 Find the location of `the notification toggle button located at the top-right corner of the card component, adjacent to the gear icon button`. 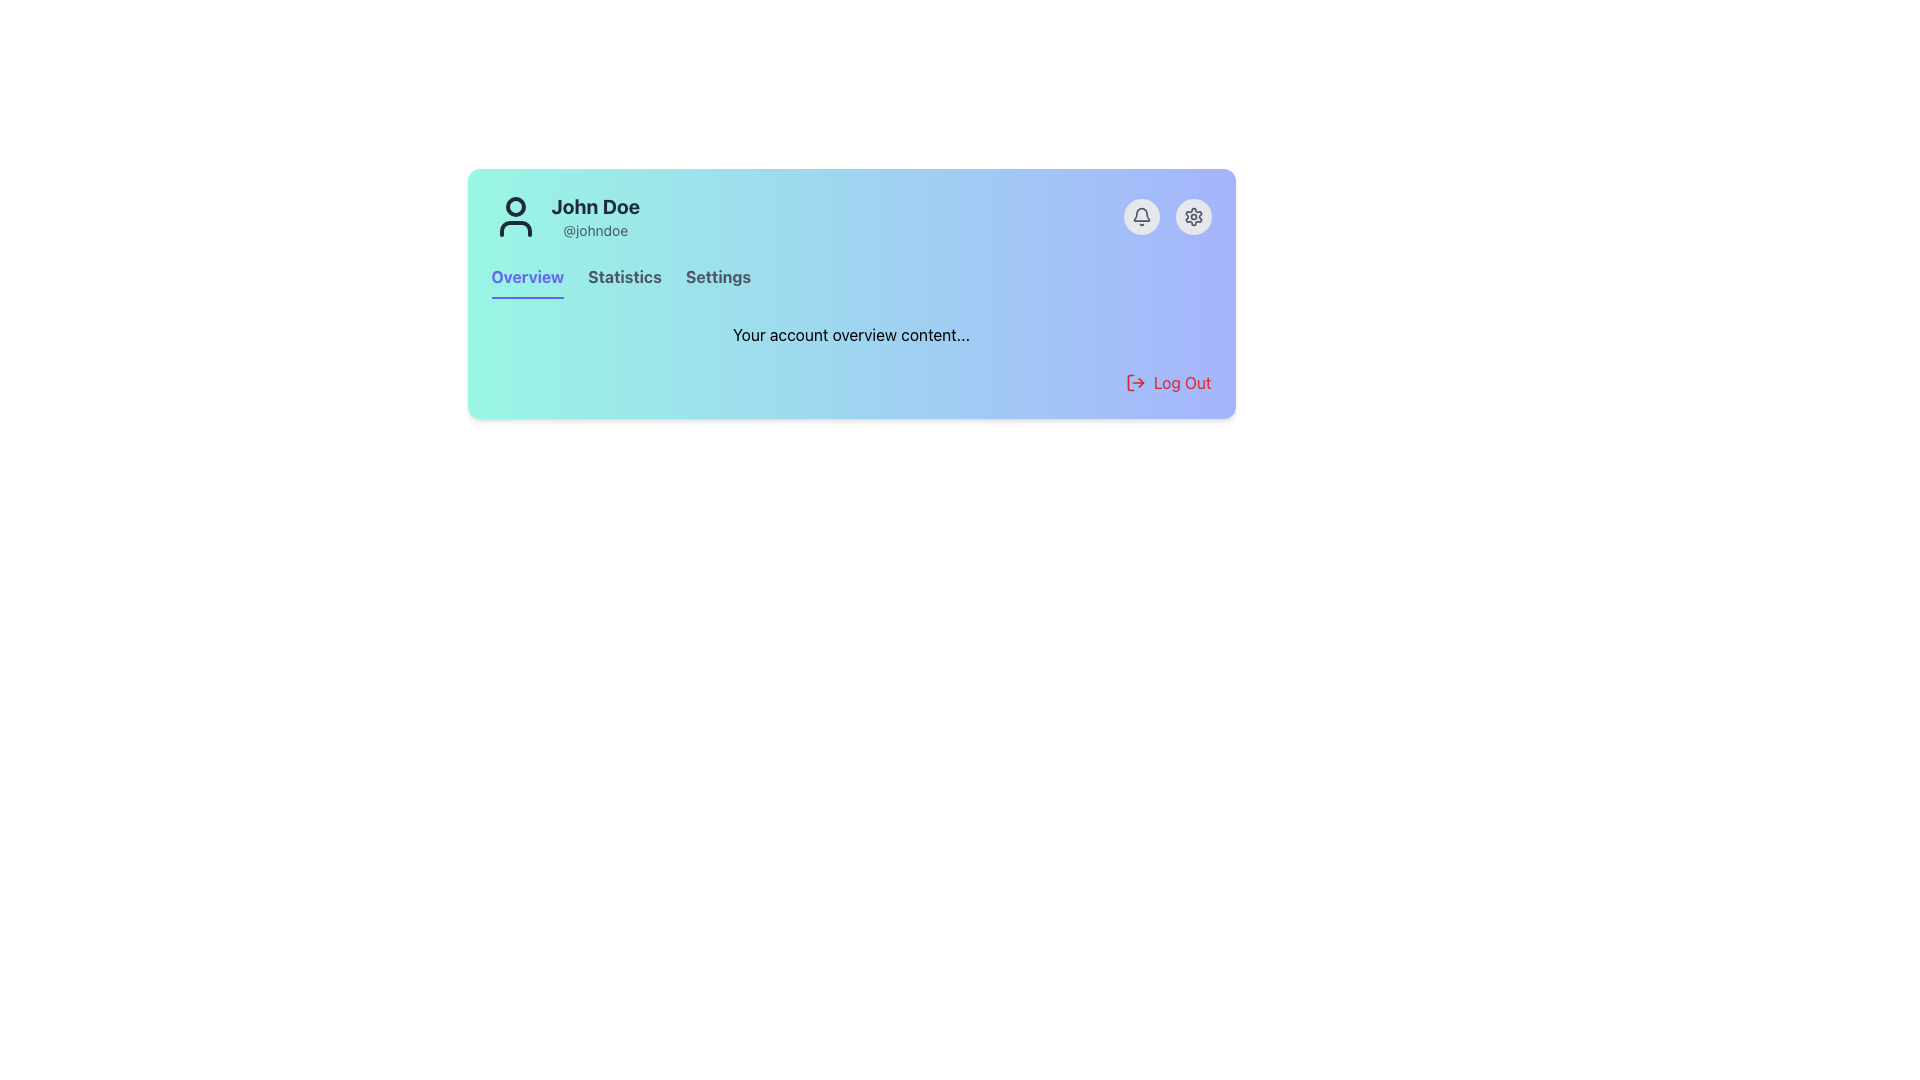

the notification toggle button located at the top-right corner of the card component, adjacent to the gear icon button is located at coordinates (1141, 216).